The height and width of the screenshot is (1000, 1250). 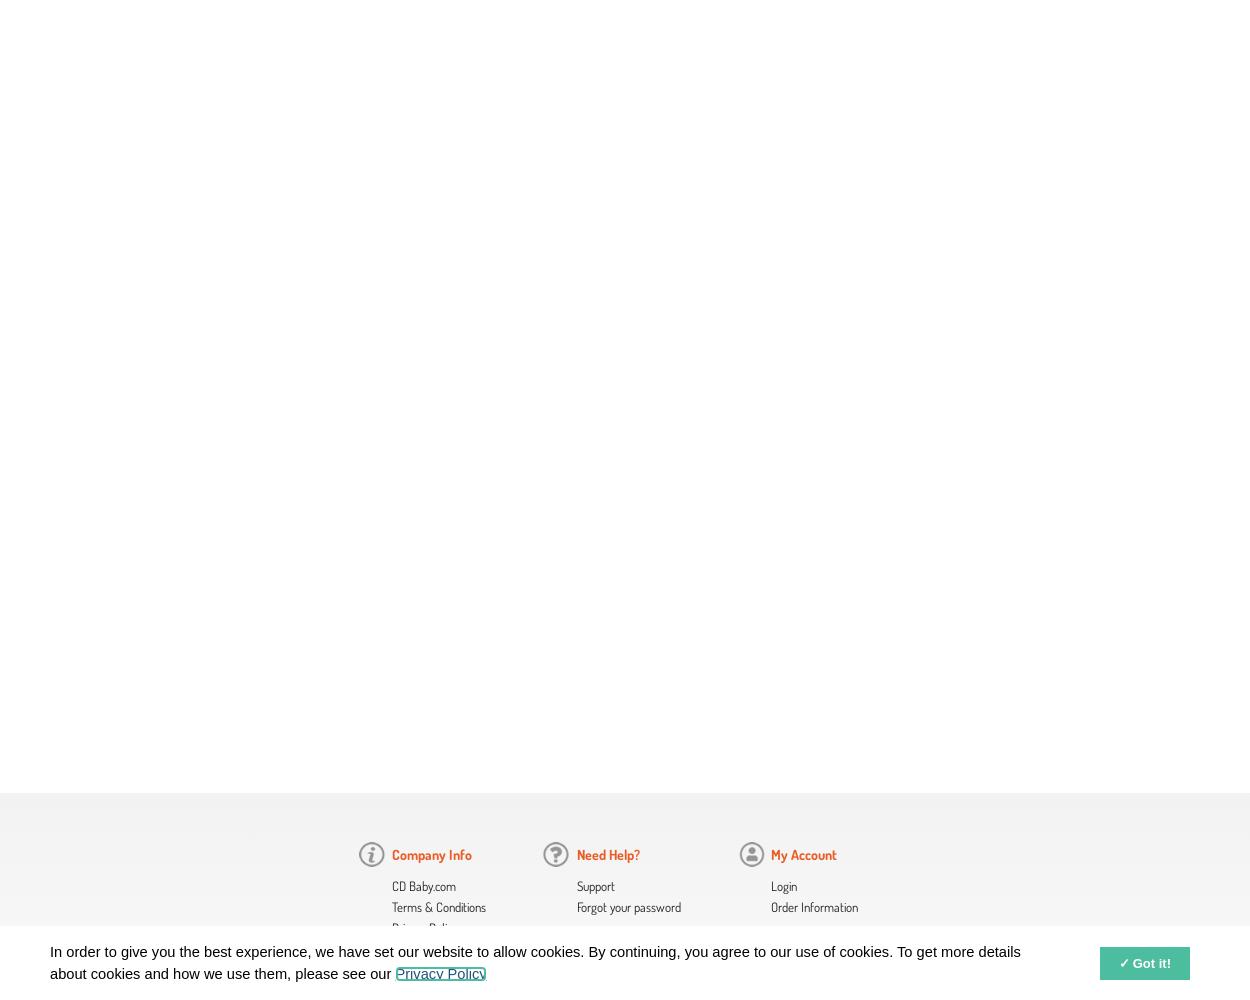 I want to click on 'In order to give you the best experience, we have set our website to allow cookies. By continuing, you agree to our use of cookies. To get more details about cookies and how we use them, please see our', so click(x=535, y=961).